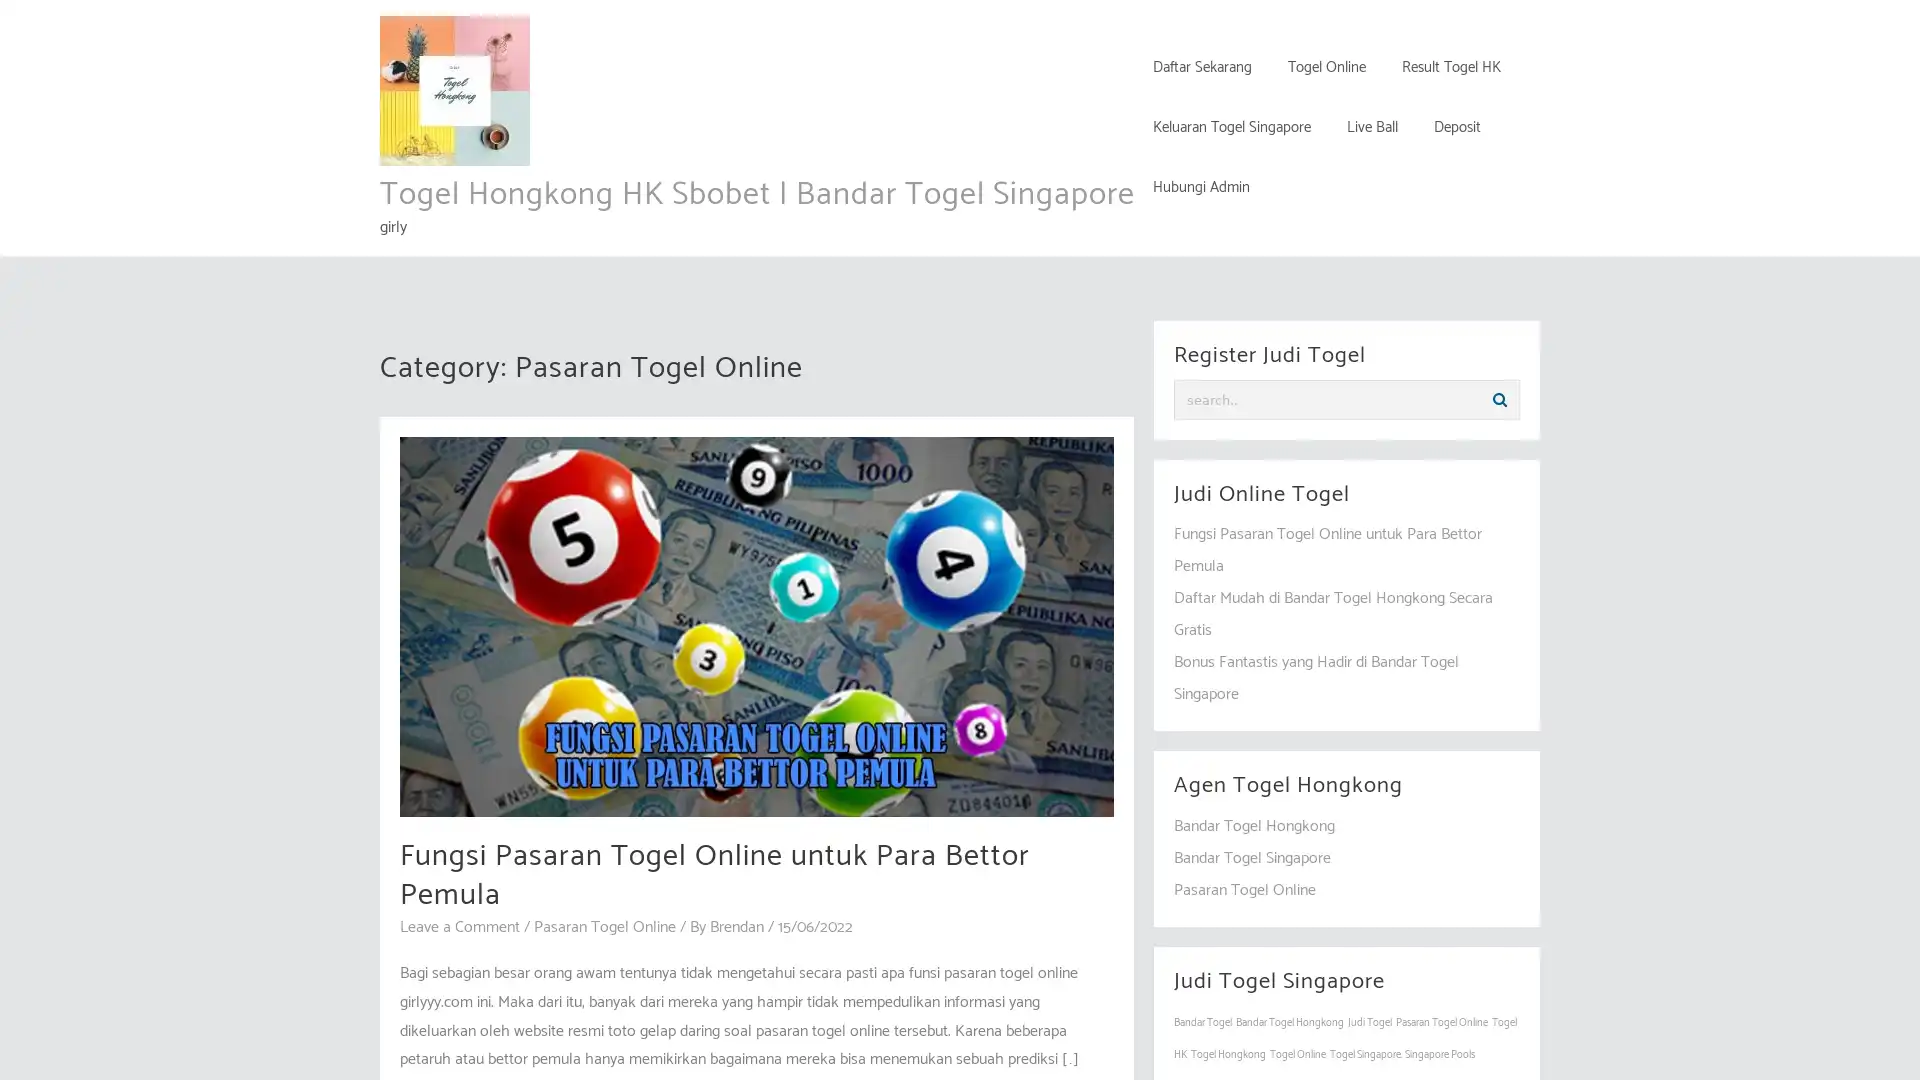  What do you see at coordinates (1499, 400) in the screenshot?
I see `Search` at bounding box center [1499, 400].